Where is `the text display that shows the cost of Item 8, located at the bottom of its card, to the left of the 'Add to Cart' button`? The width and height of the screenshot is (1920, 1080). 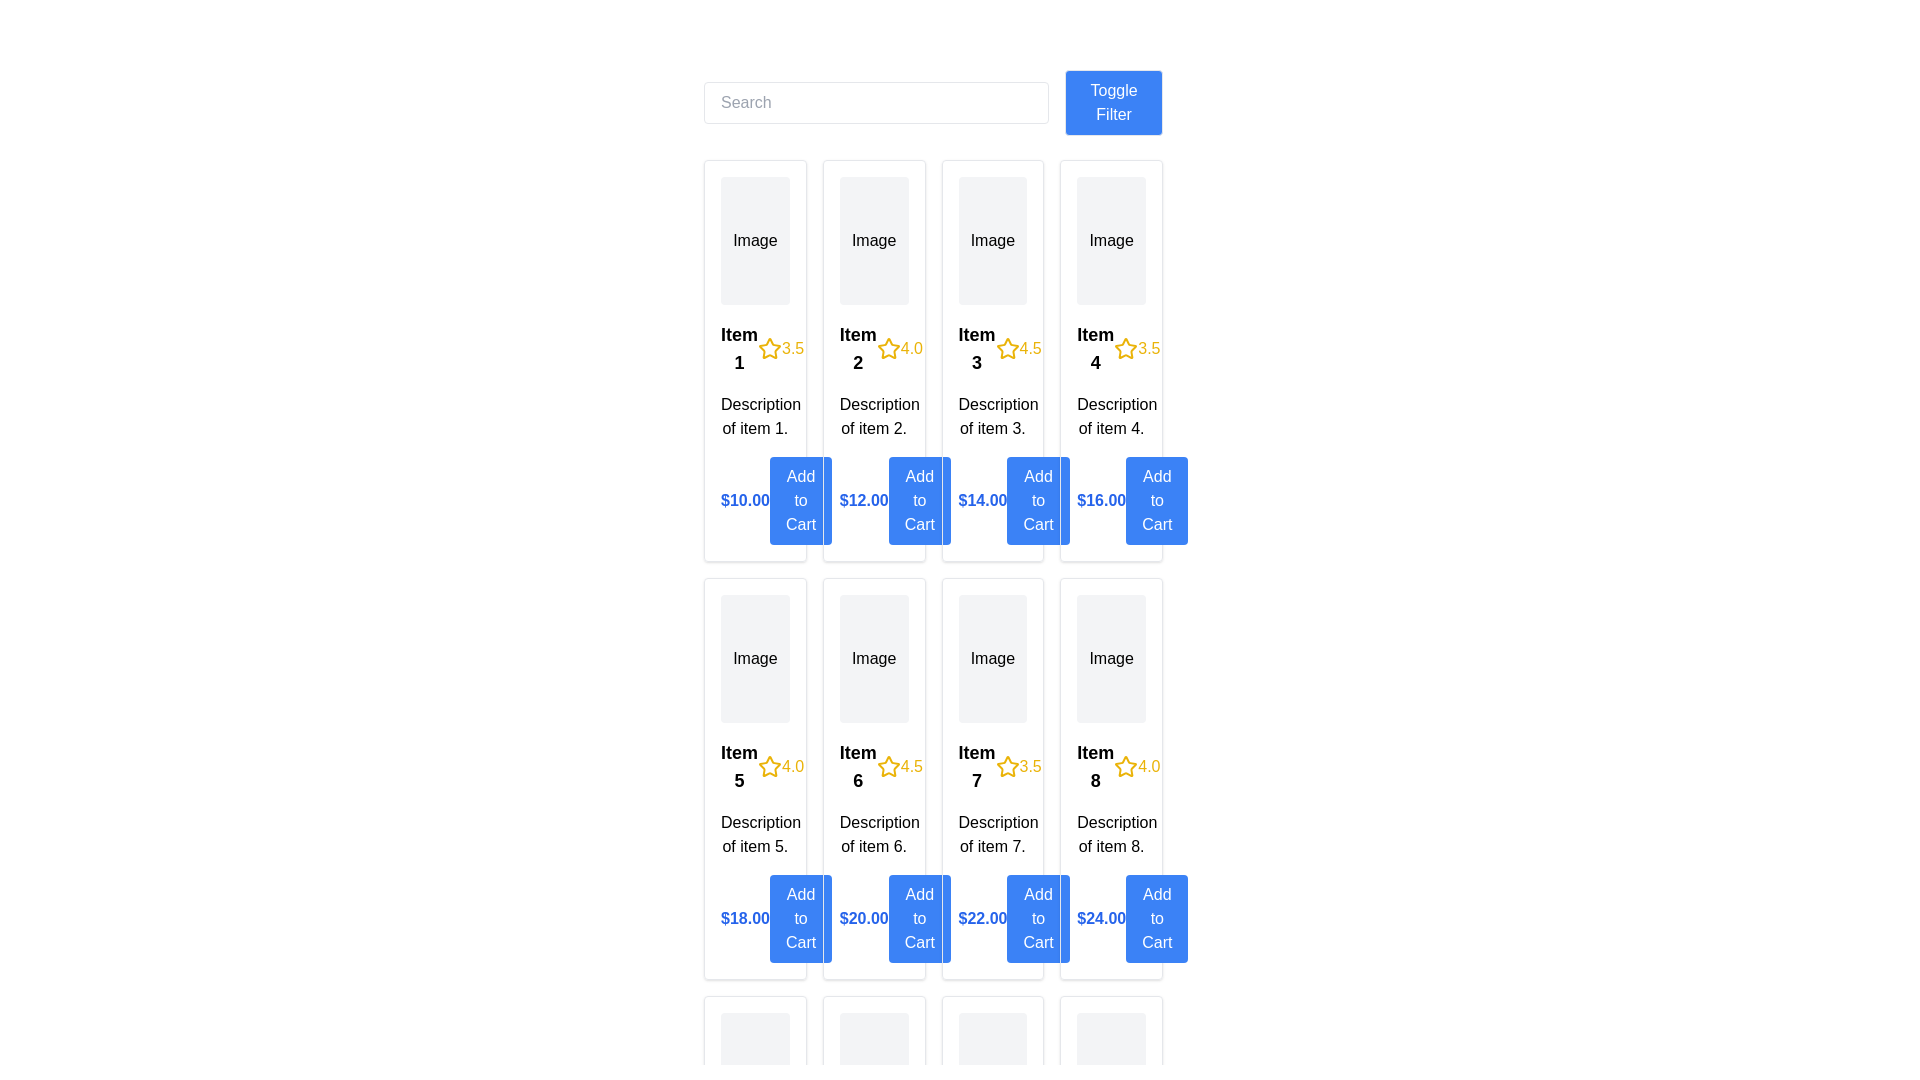
the text display that shows the cost of Item 8, located at the bottom of its card, to the left of the 'Add to Cart' button is located at coordinates (1100, 918).